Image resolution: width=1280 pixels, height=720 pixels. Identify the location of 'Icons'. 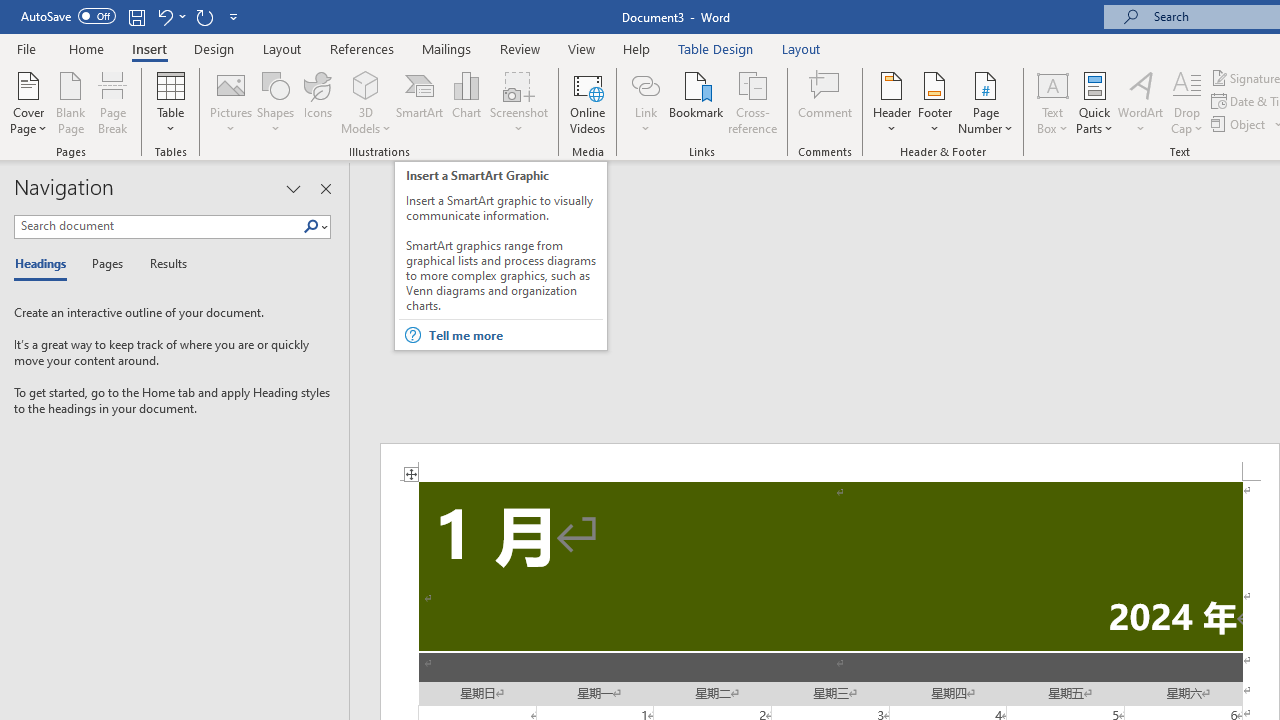
(317, 103).